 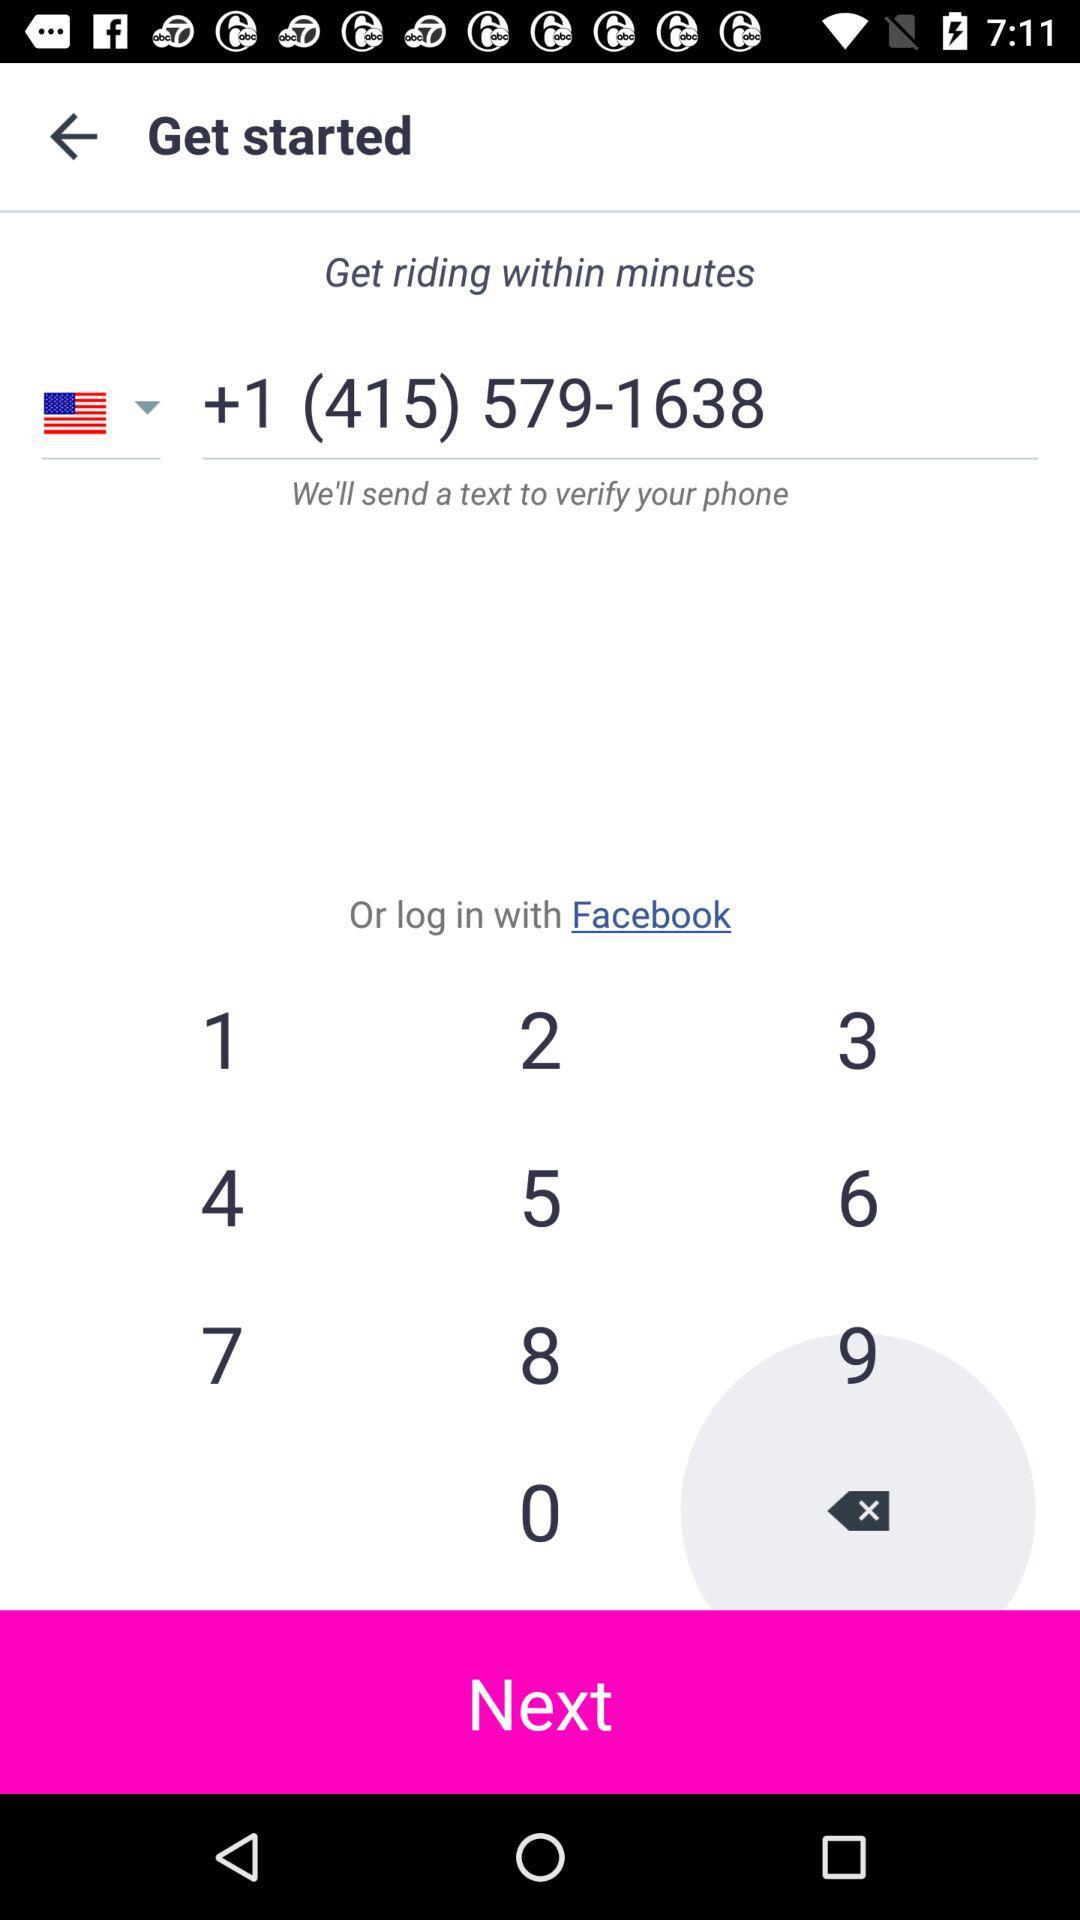 I want to click on item next to 7, so click(x=540, y=1510).